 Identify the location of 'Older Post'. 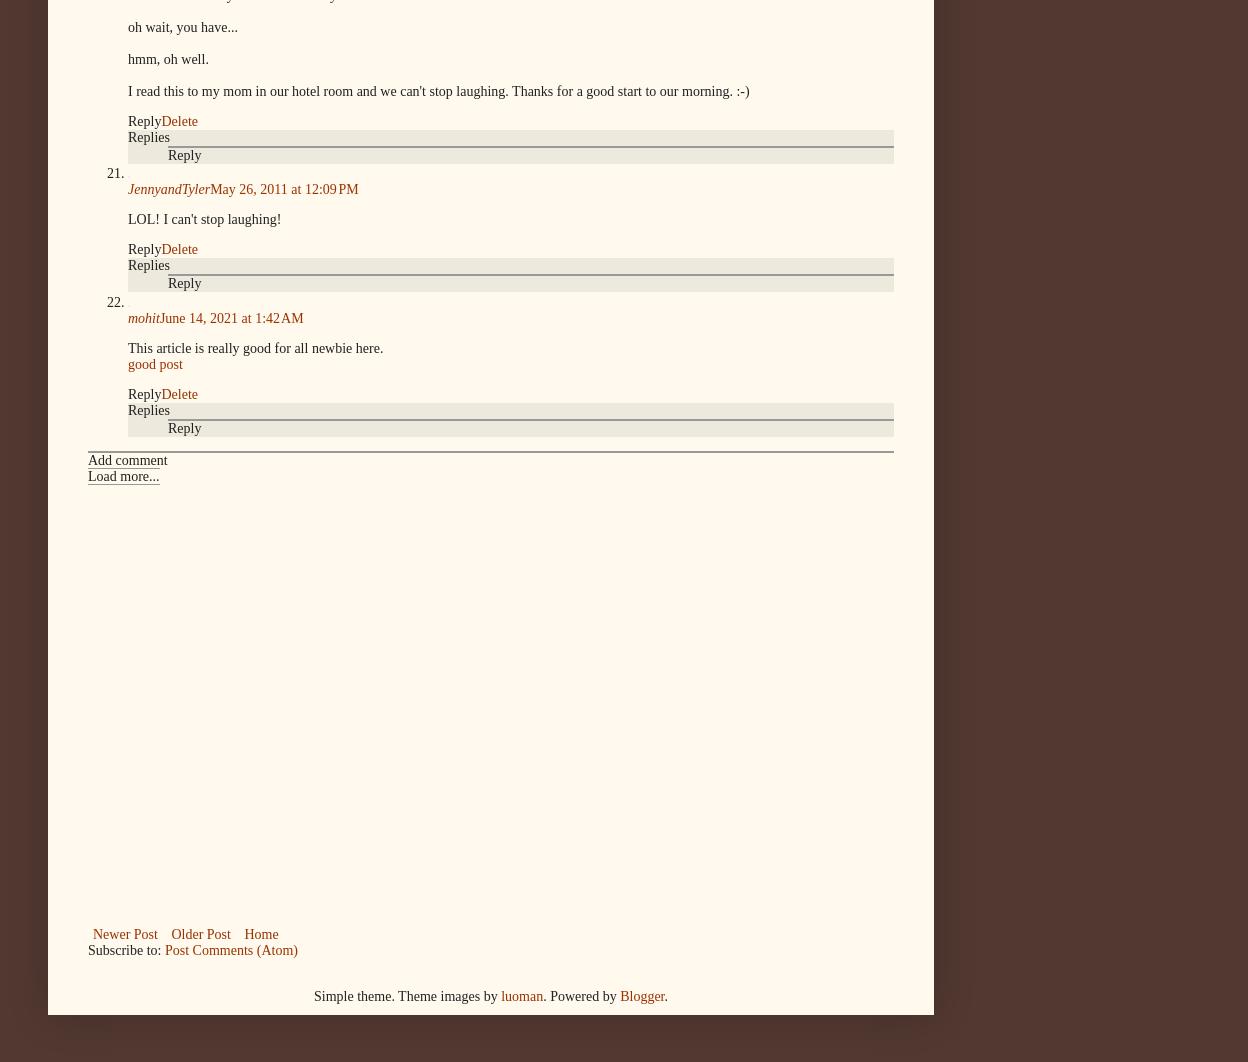
(199, 933).